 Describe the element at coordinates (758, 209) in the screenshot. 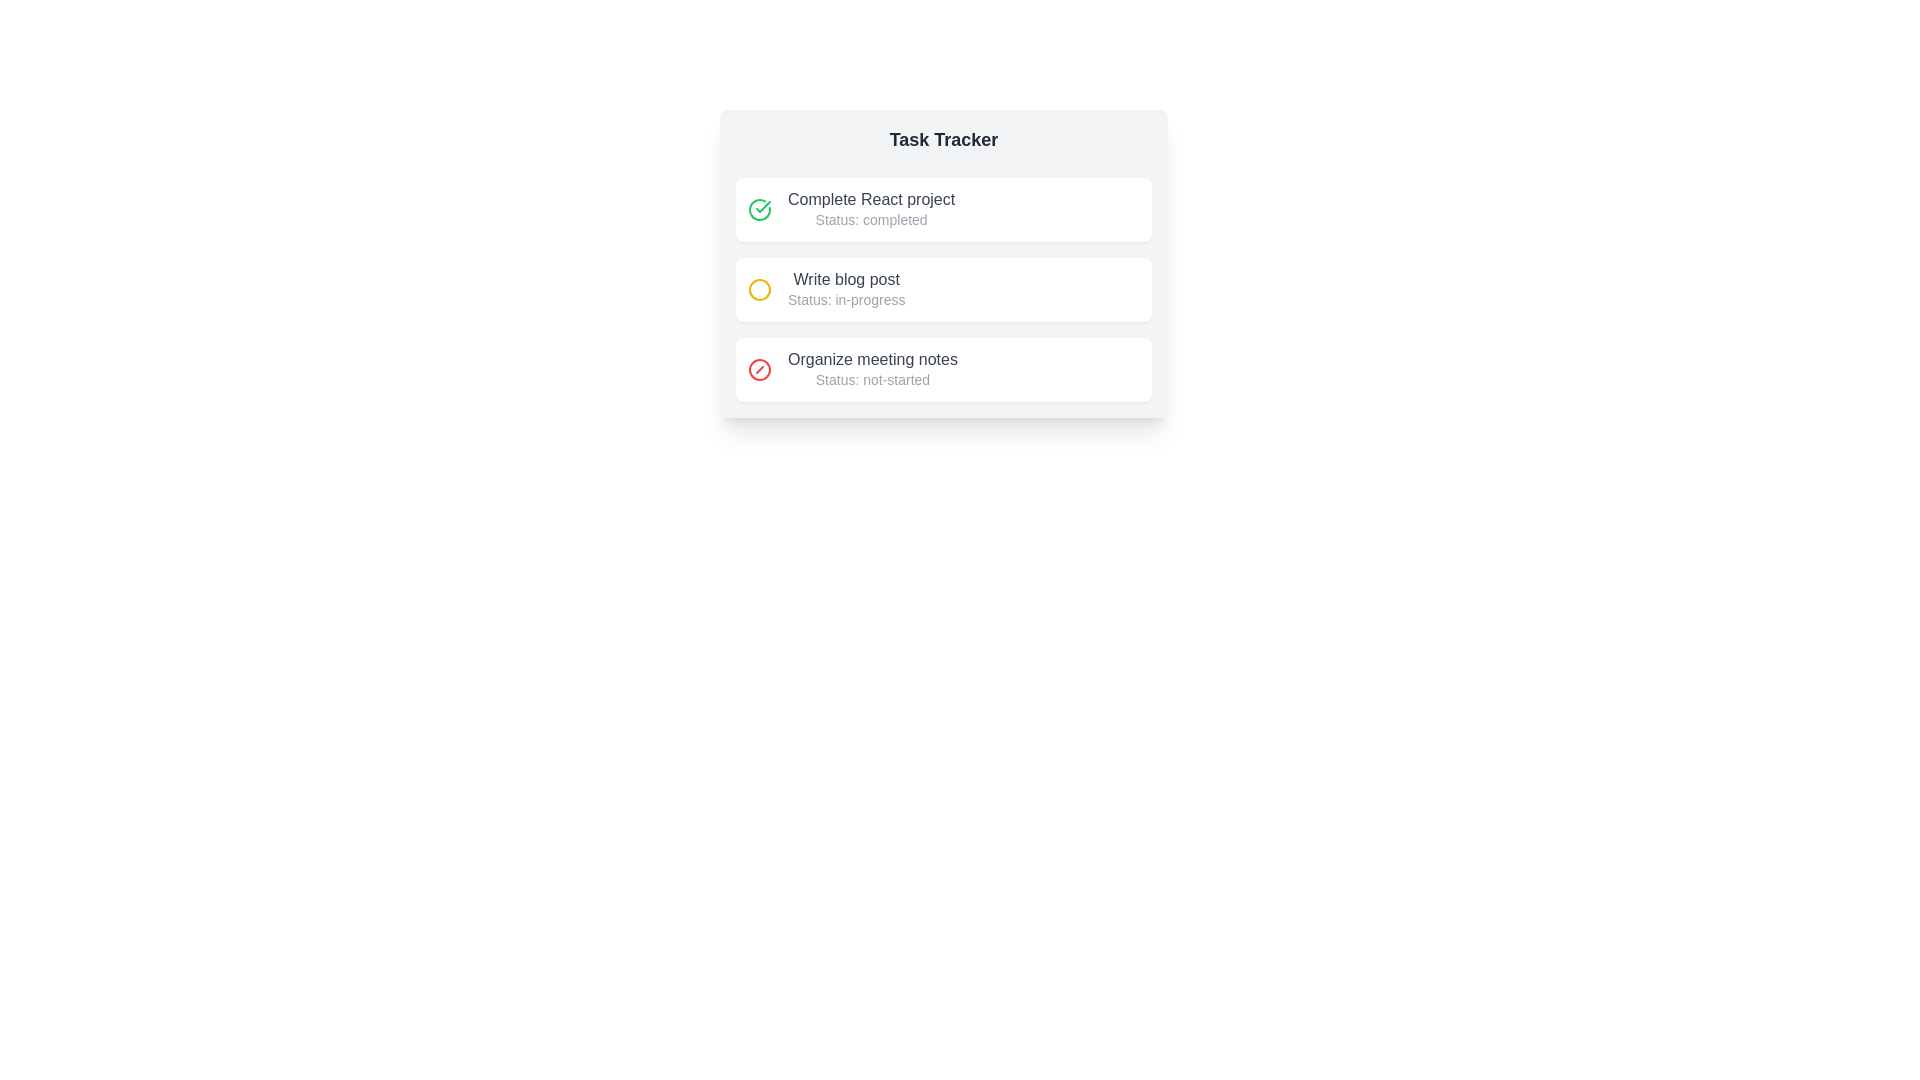

I see `the green circular icon with a checkmark that indicates the 'completed' status for the task 'Complete React project'` at that location.